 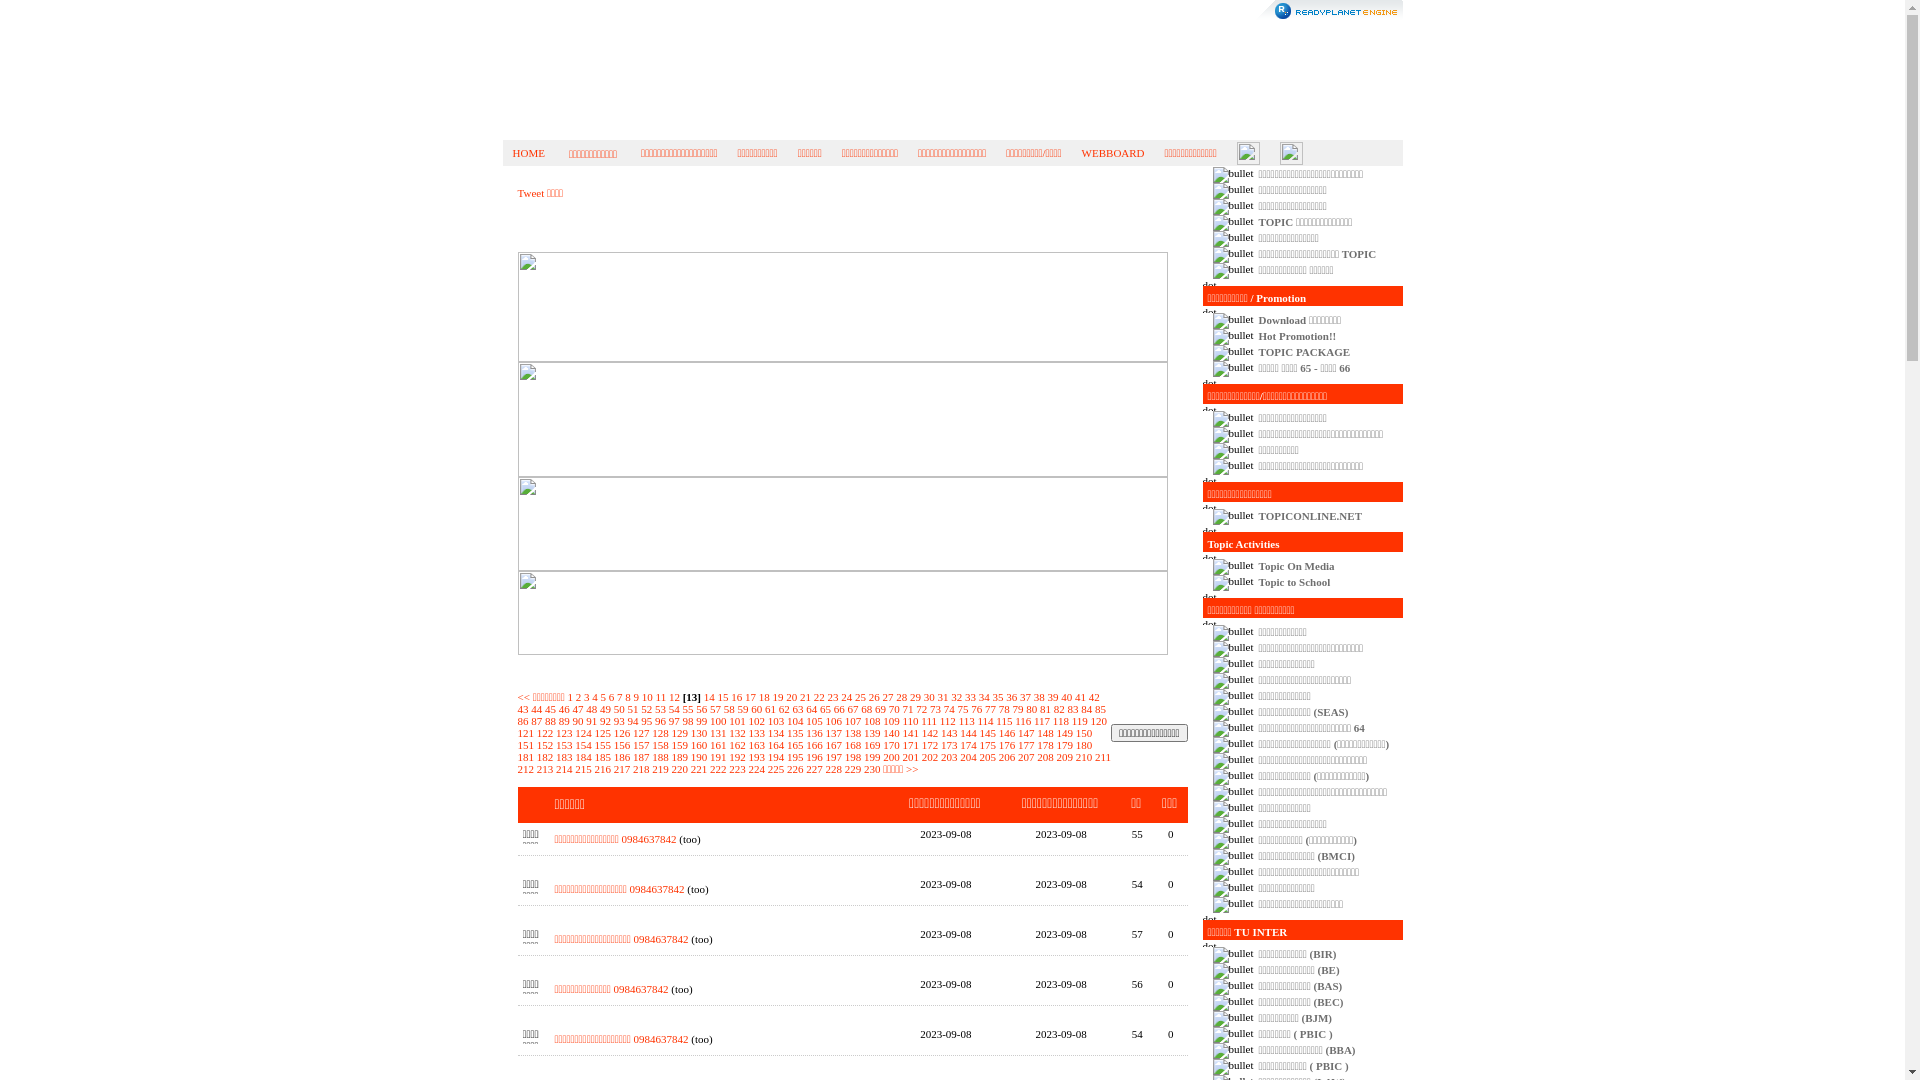 What do you see at coordinates (1079, 721) in the screenshot?
I see `'119'` at bounding box center [1079, 721].